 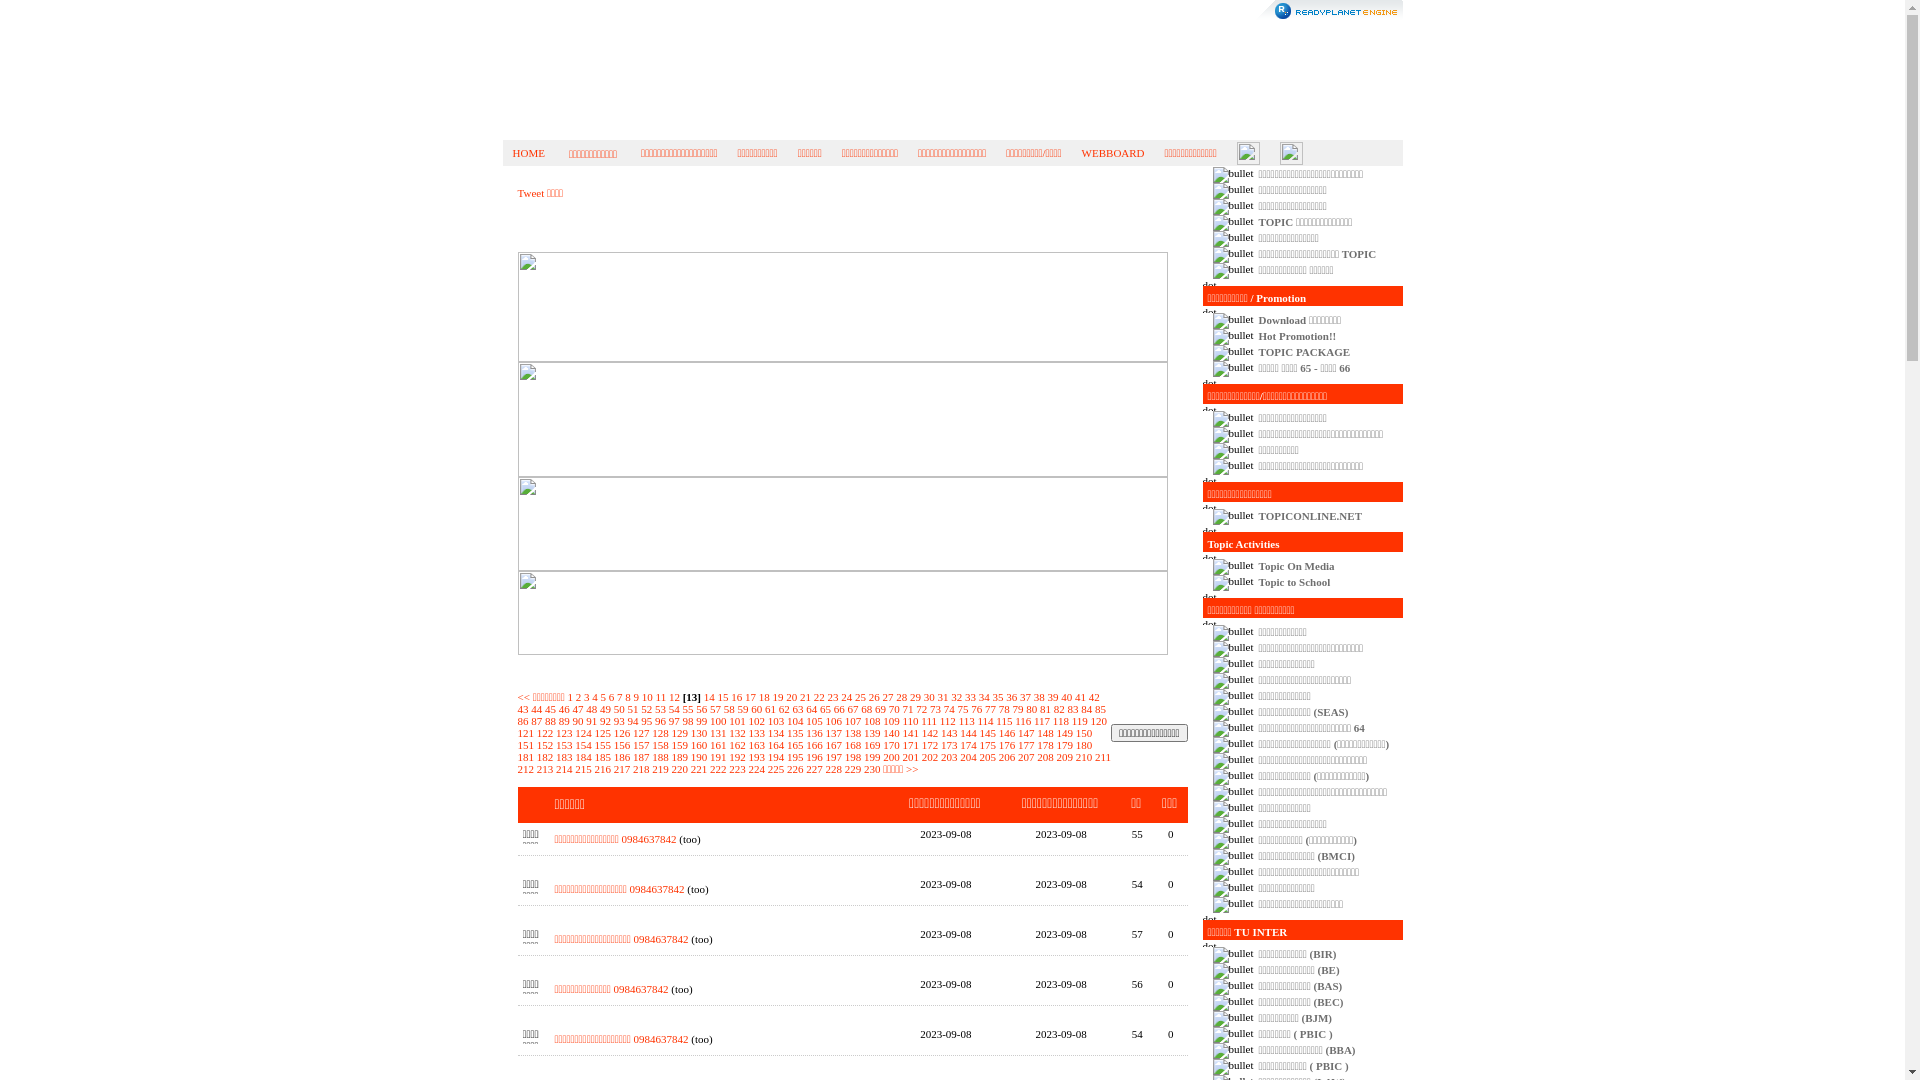 What do you see at coordinates (1079, 721) in the screenshot?
I see `'119'` at bounding box center [1079, 721].